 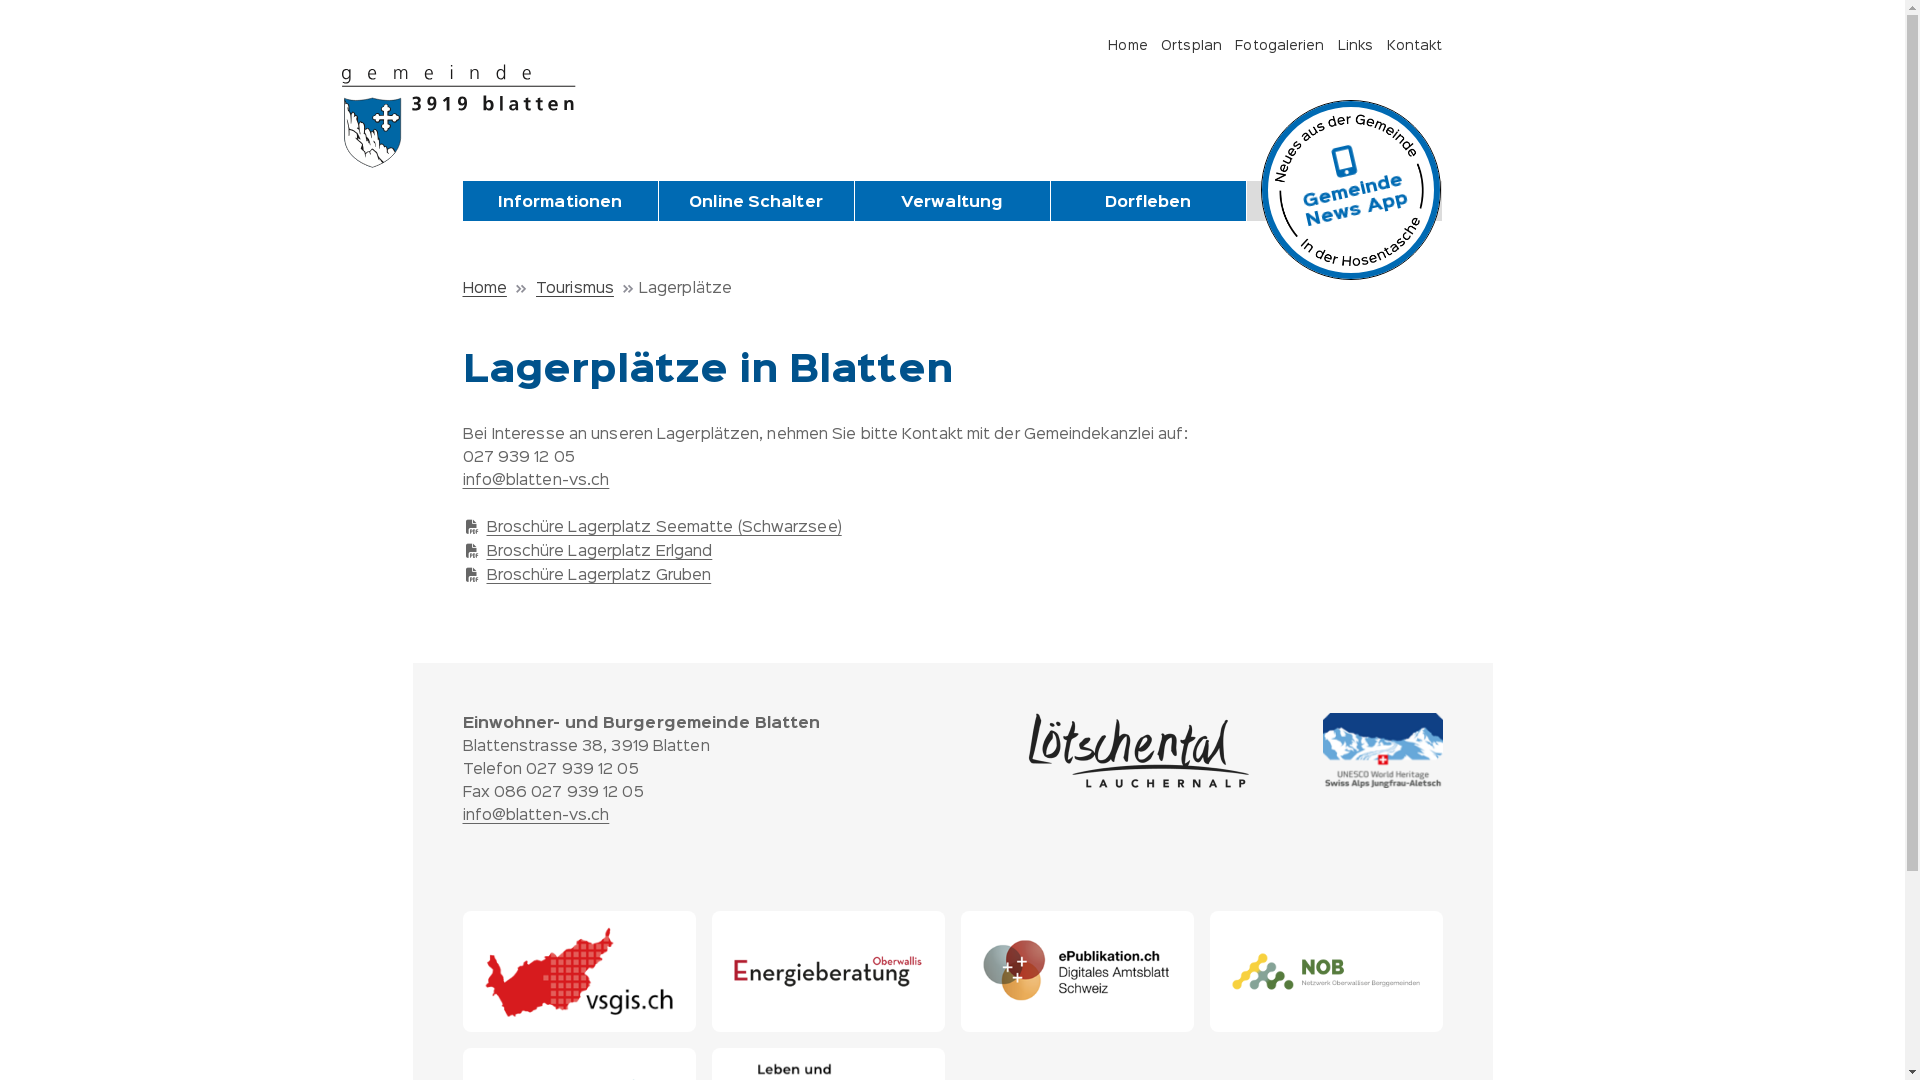 I want to click on 'info@blatten-vs.ch', so click(x=460, y=816).